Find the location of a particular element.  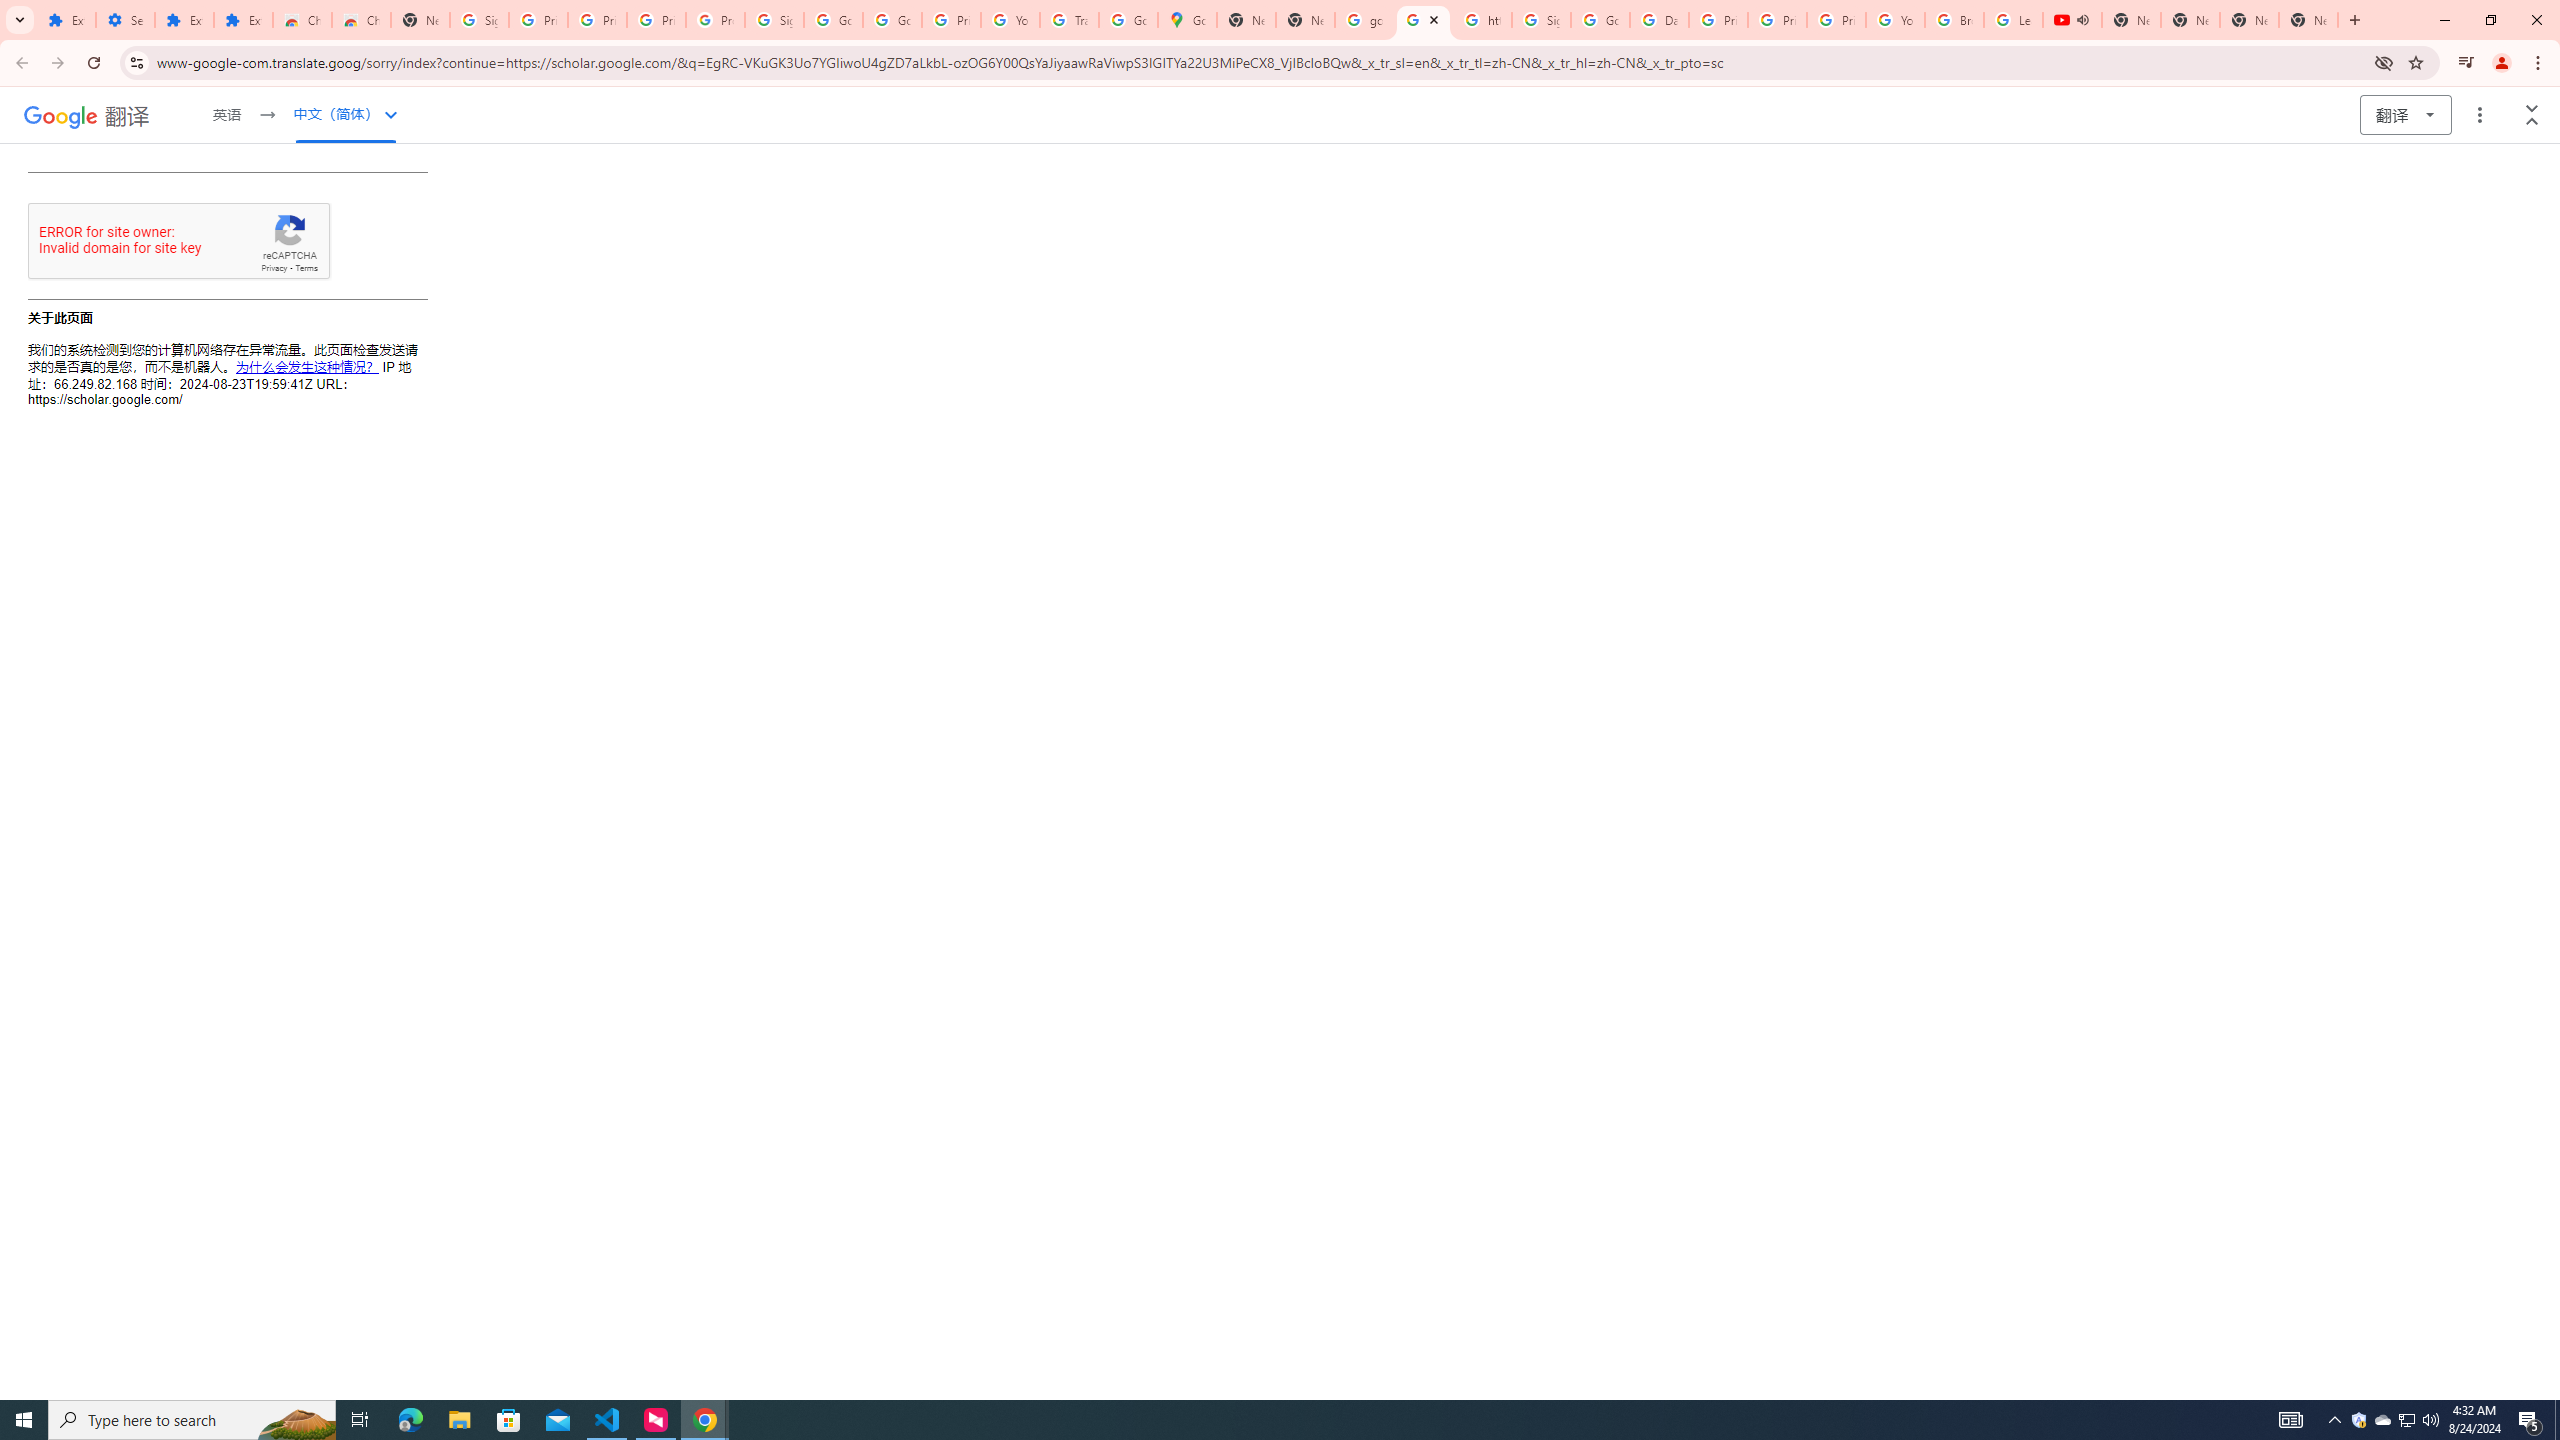

'Google' is located at coordinates (60, 115).